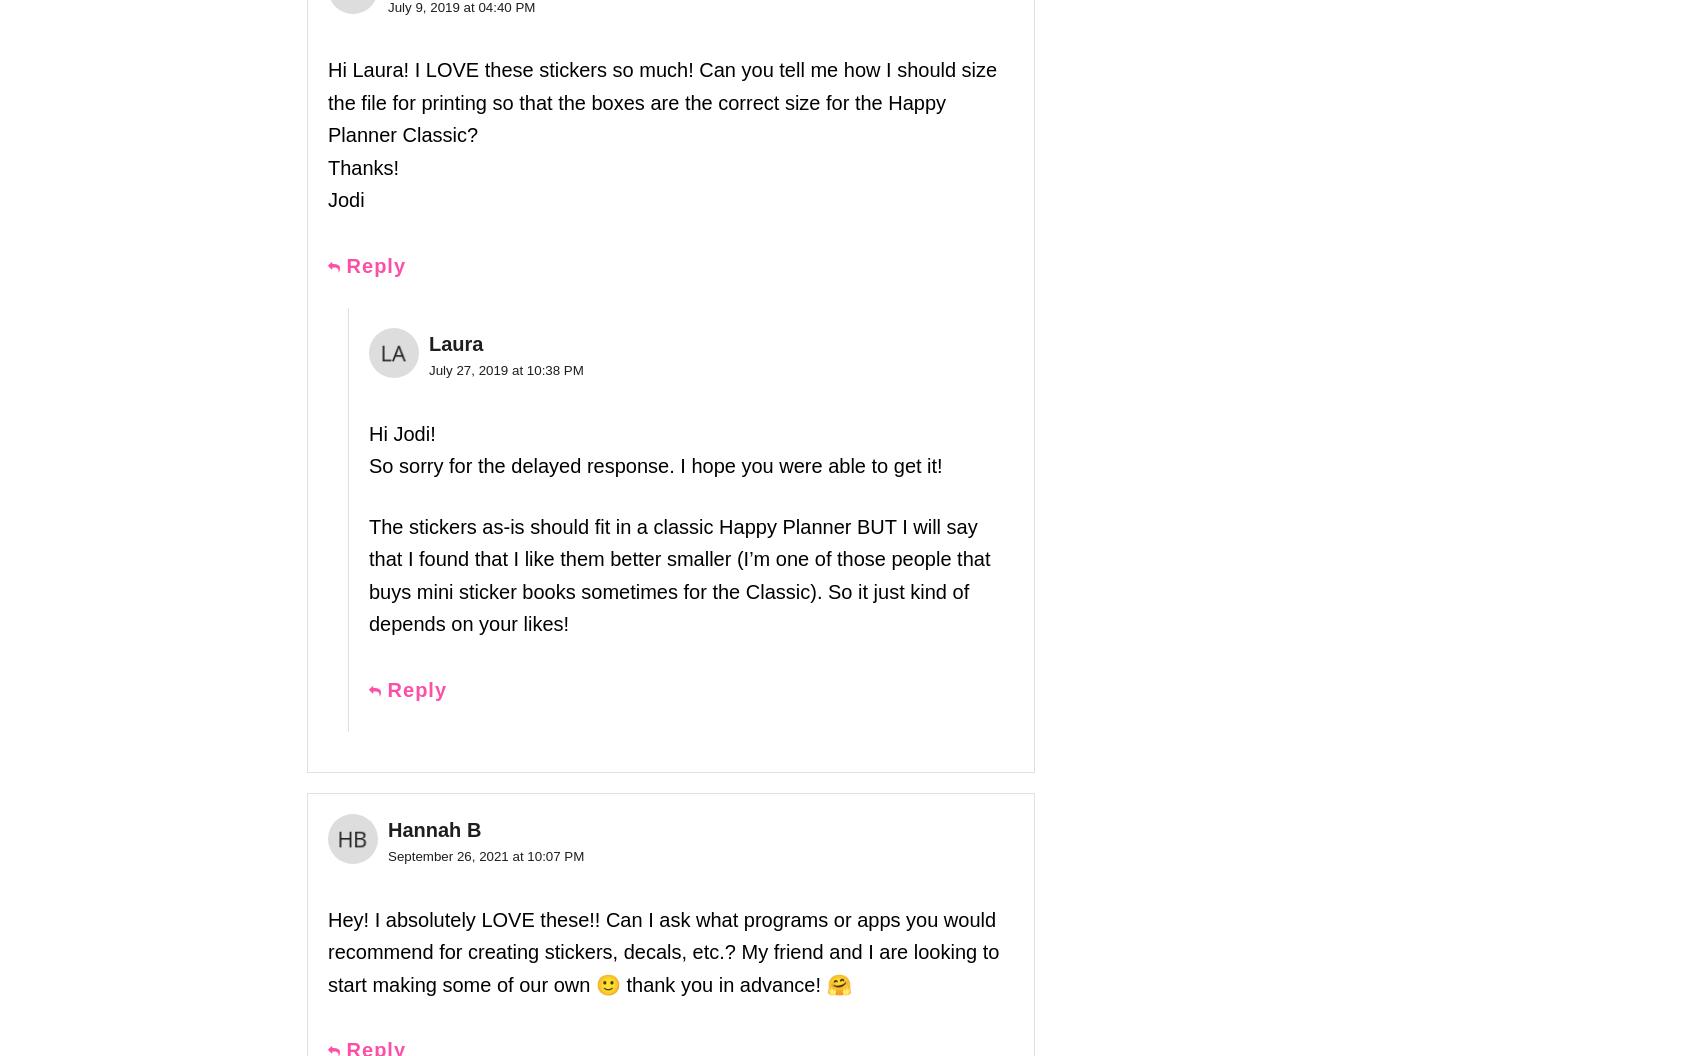  I want to click on 'Jodi', so click(327, 199).